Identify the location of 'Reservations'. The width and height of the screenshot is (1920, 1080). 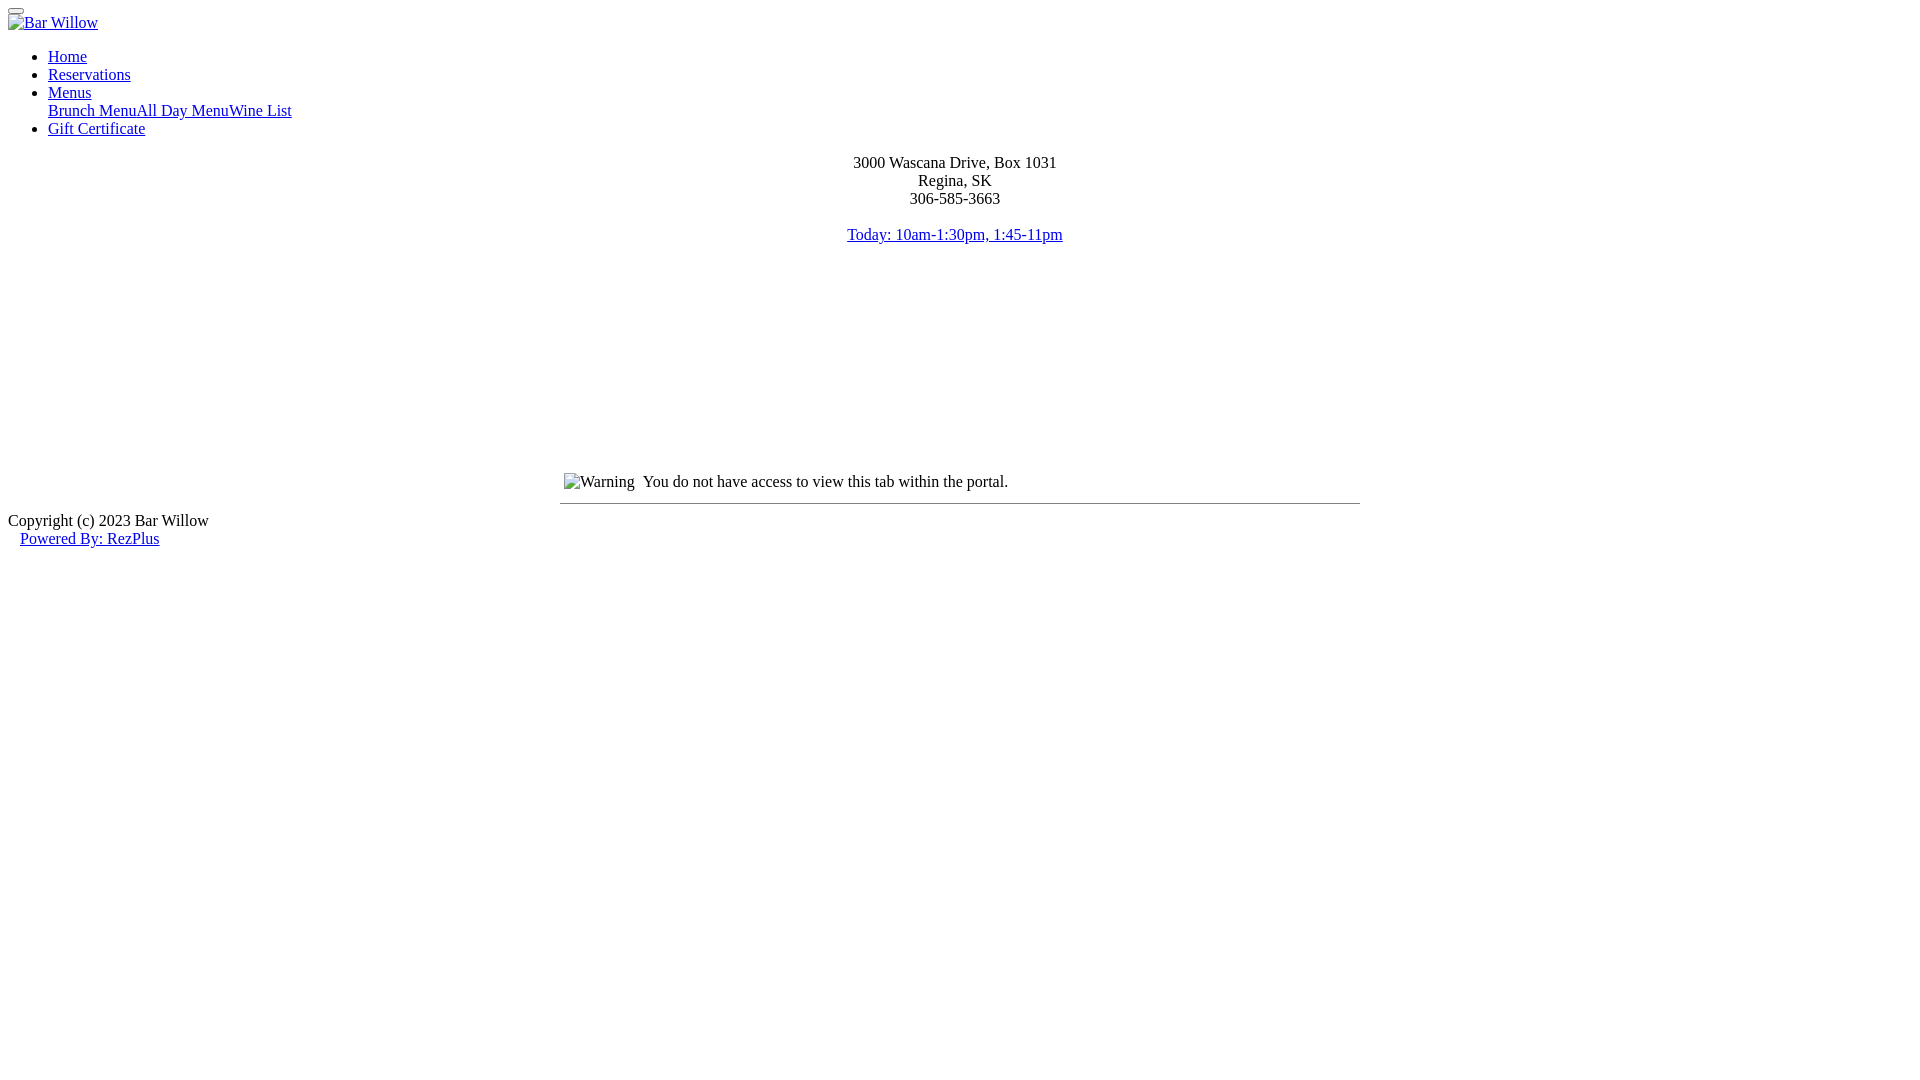
(88, 73).